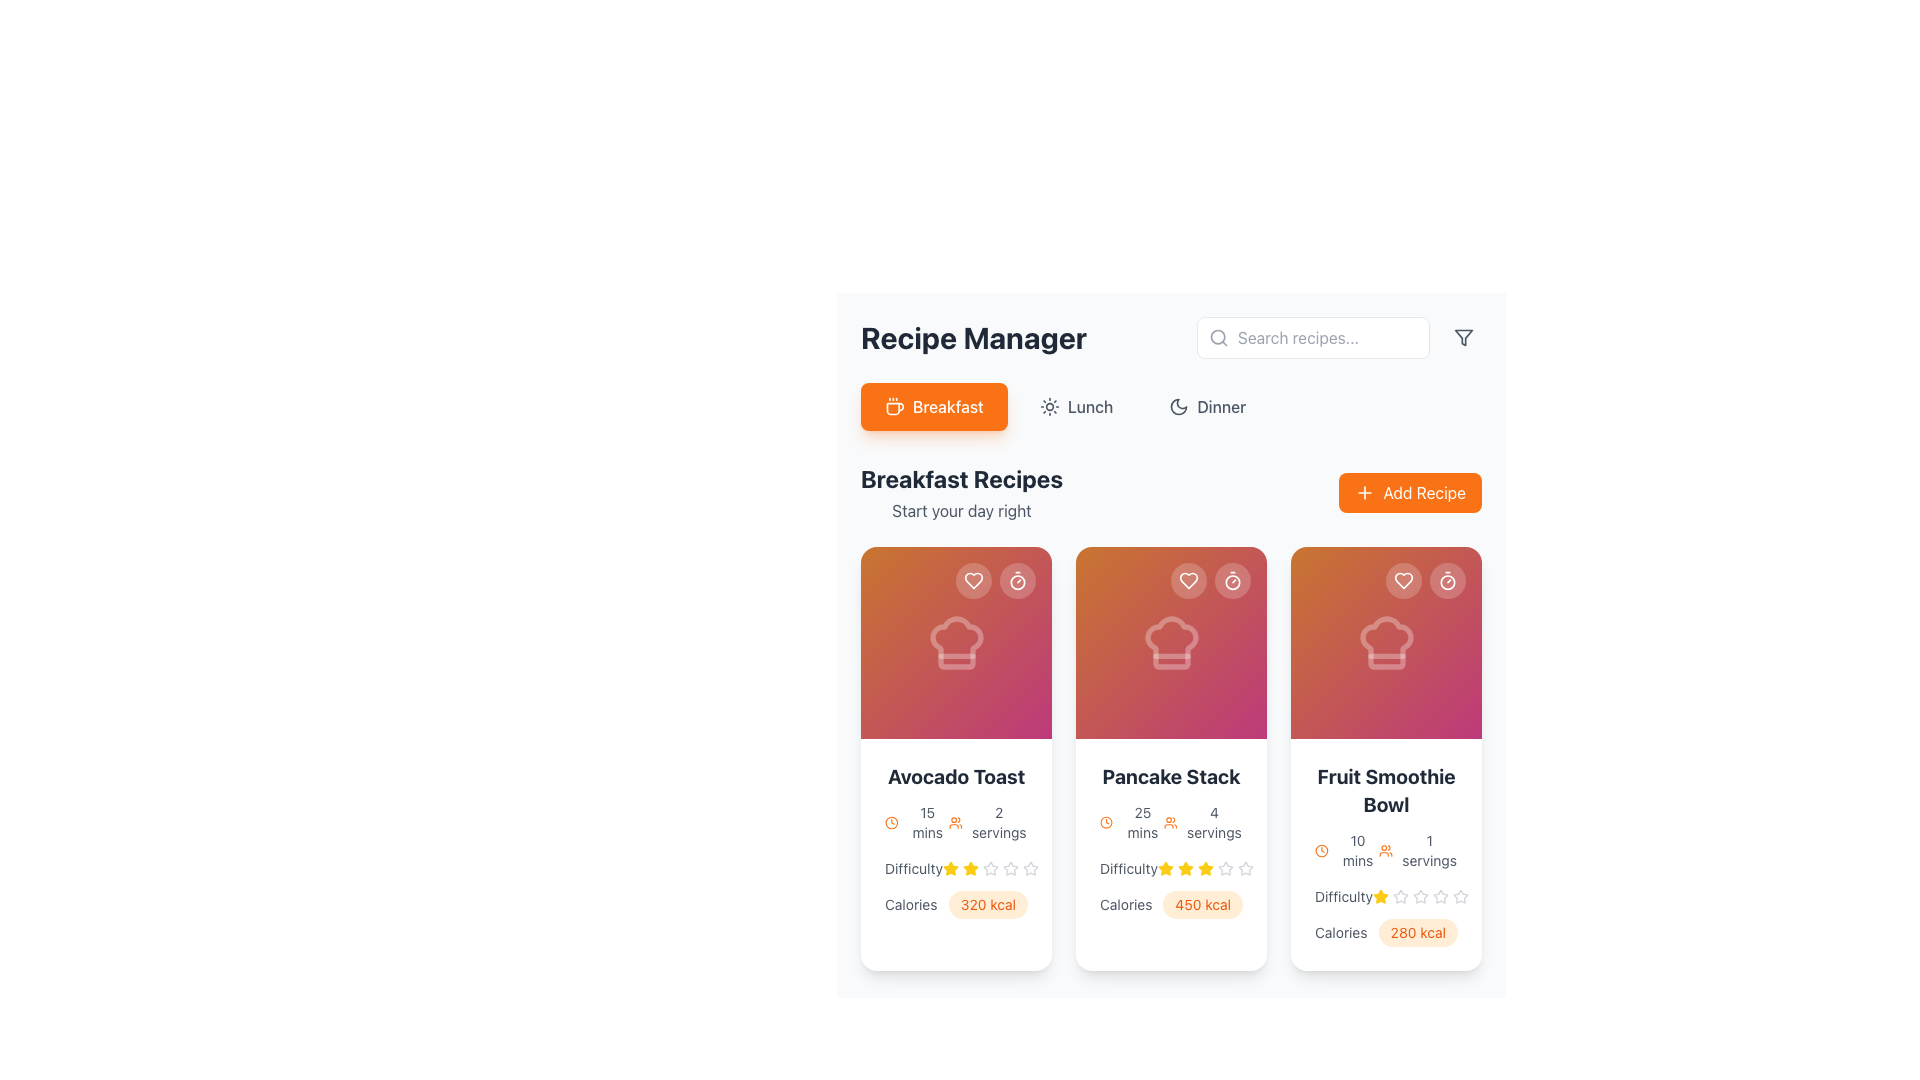  What do you see at coordinates (1171, 643) in the screenshot?
I see `the Decorative visual panel representing a recipe category located at the top section of the second card in the 'Breakfast Recipes' list` at bounding box center [1171, 643].